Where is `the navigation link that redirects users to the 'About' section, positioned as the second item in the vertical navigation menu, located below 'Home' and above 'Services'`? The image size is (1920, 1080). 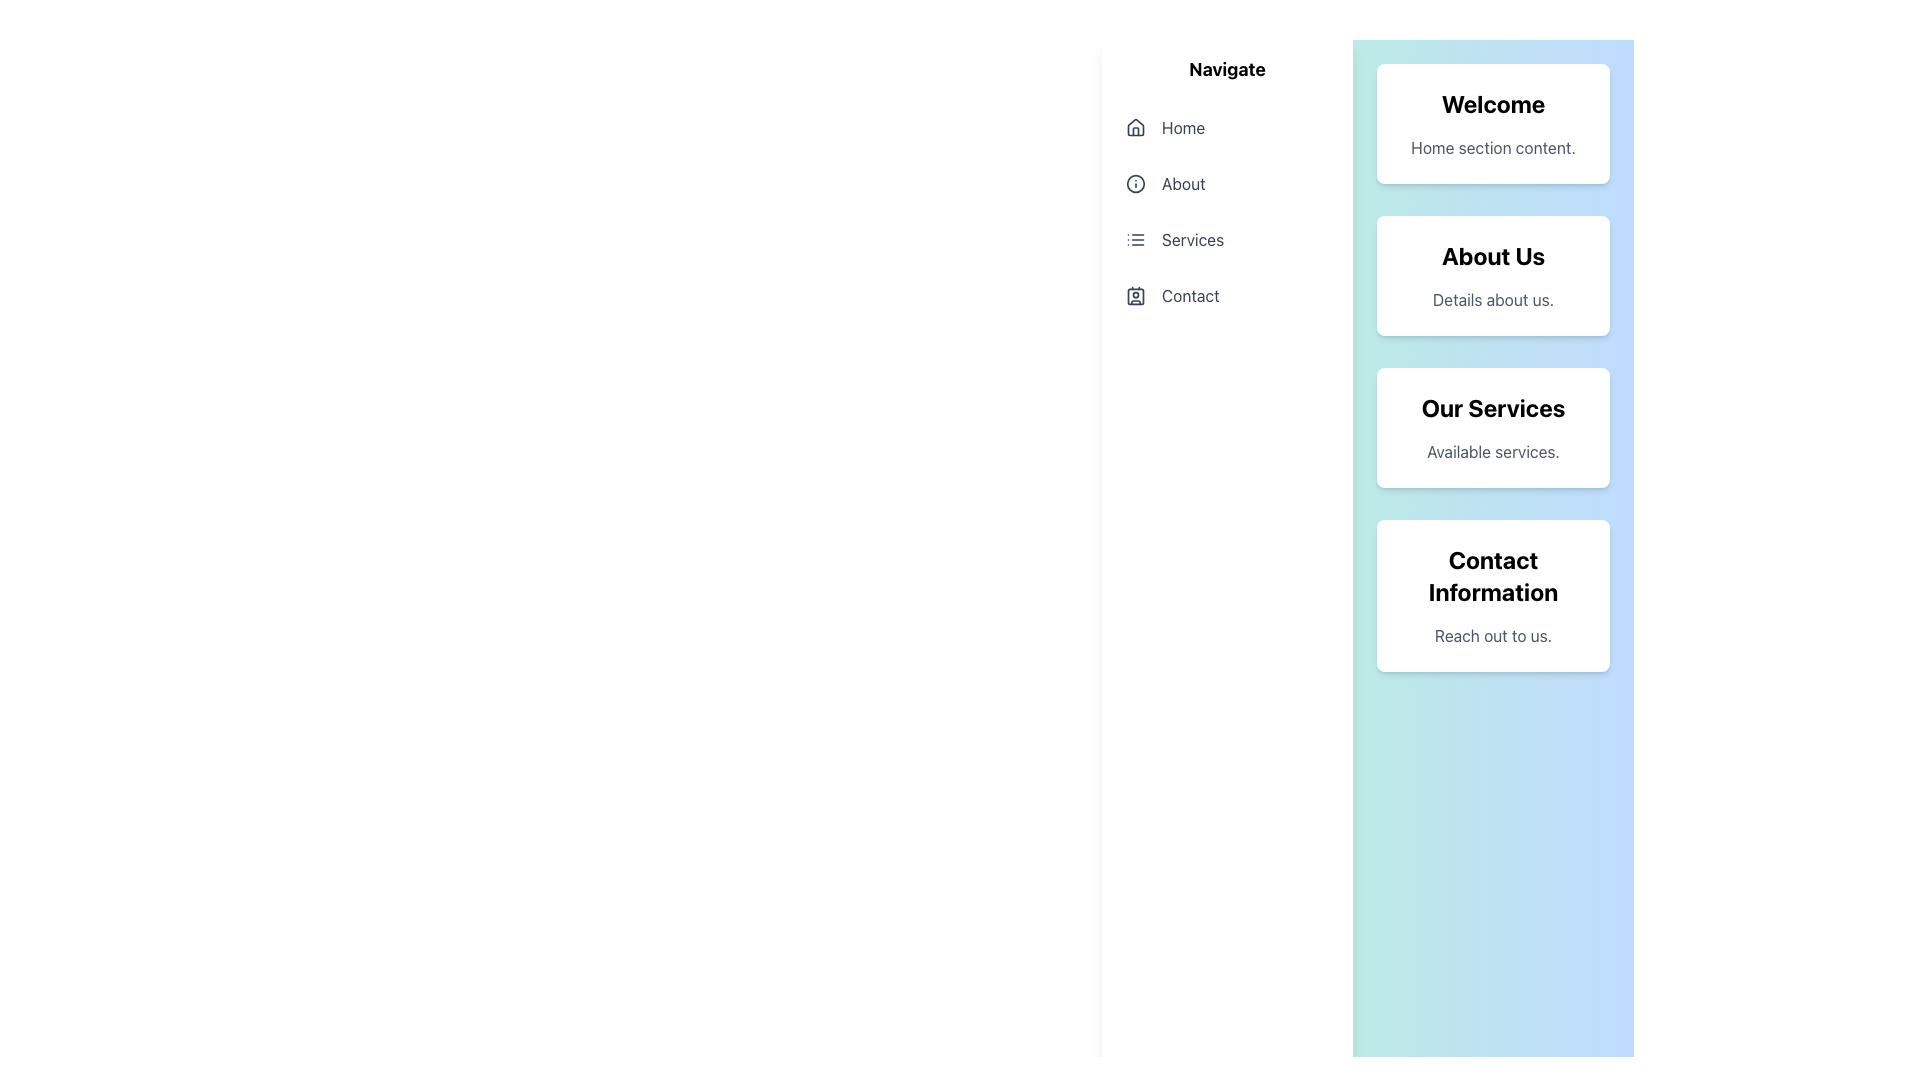
the navigation link that redirects users to the 'About' section, positioned as the second item in the vertical navigation menu, located below 'Home' and above 'Services' is located at coordinates (1226, 184).